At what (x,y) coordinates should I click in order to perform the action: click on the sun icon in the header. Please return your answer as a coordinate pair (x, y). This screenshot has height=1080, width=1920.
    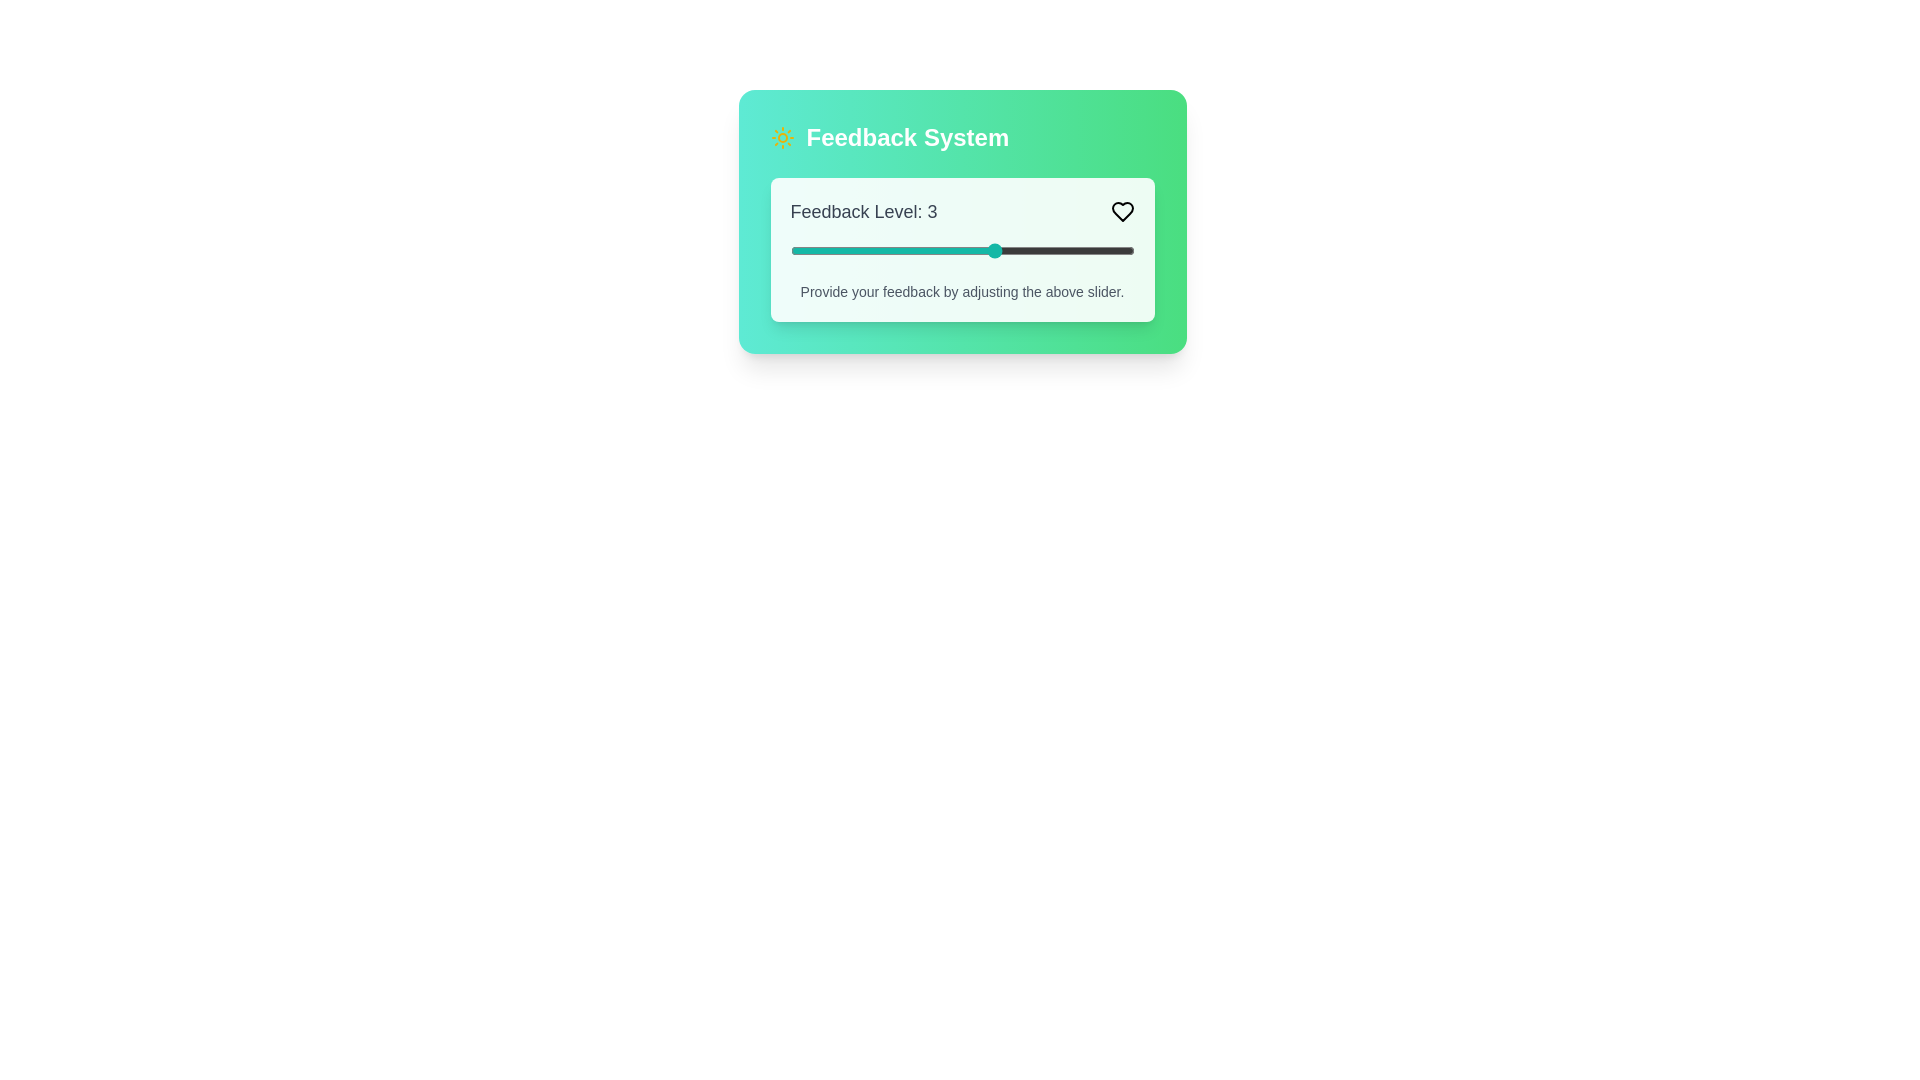
    Looking at the image, I should click on (781, 137).